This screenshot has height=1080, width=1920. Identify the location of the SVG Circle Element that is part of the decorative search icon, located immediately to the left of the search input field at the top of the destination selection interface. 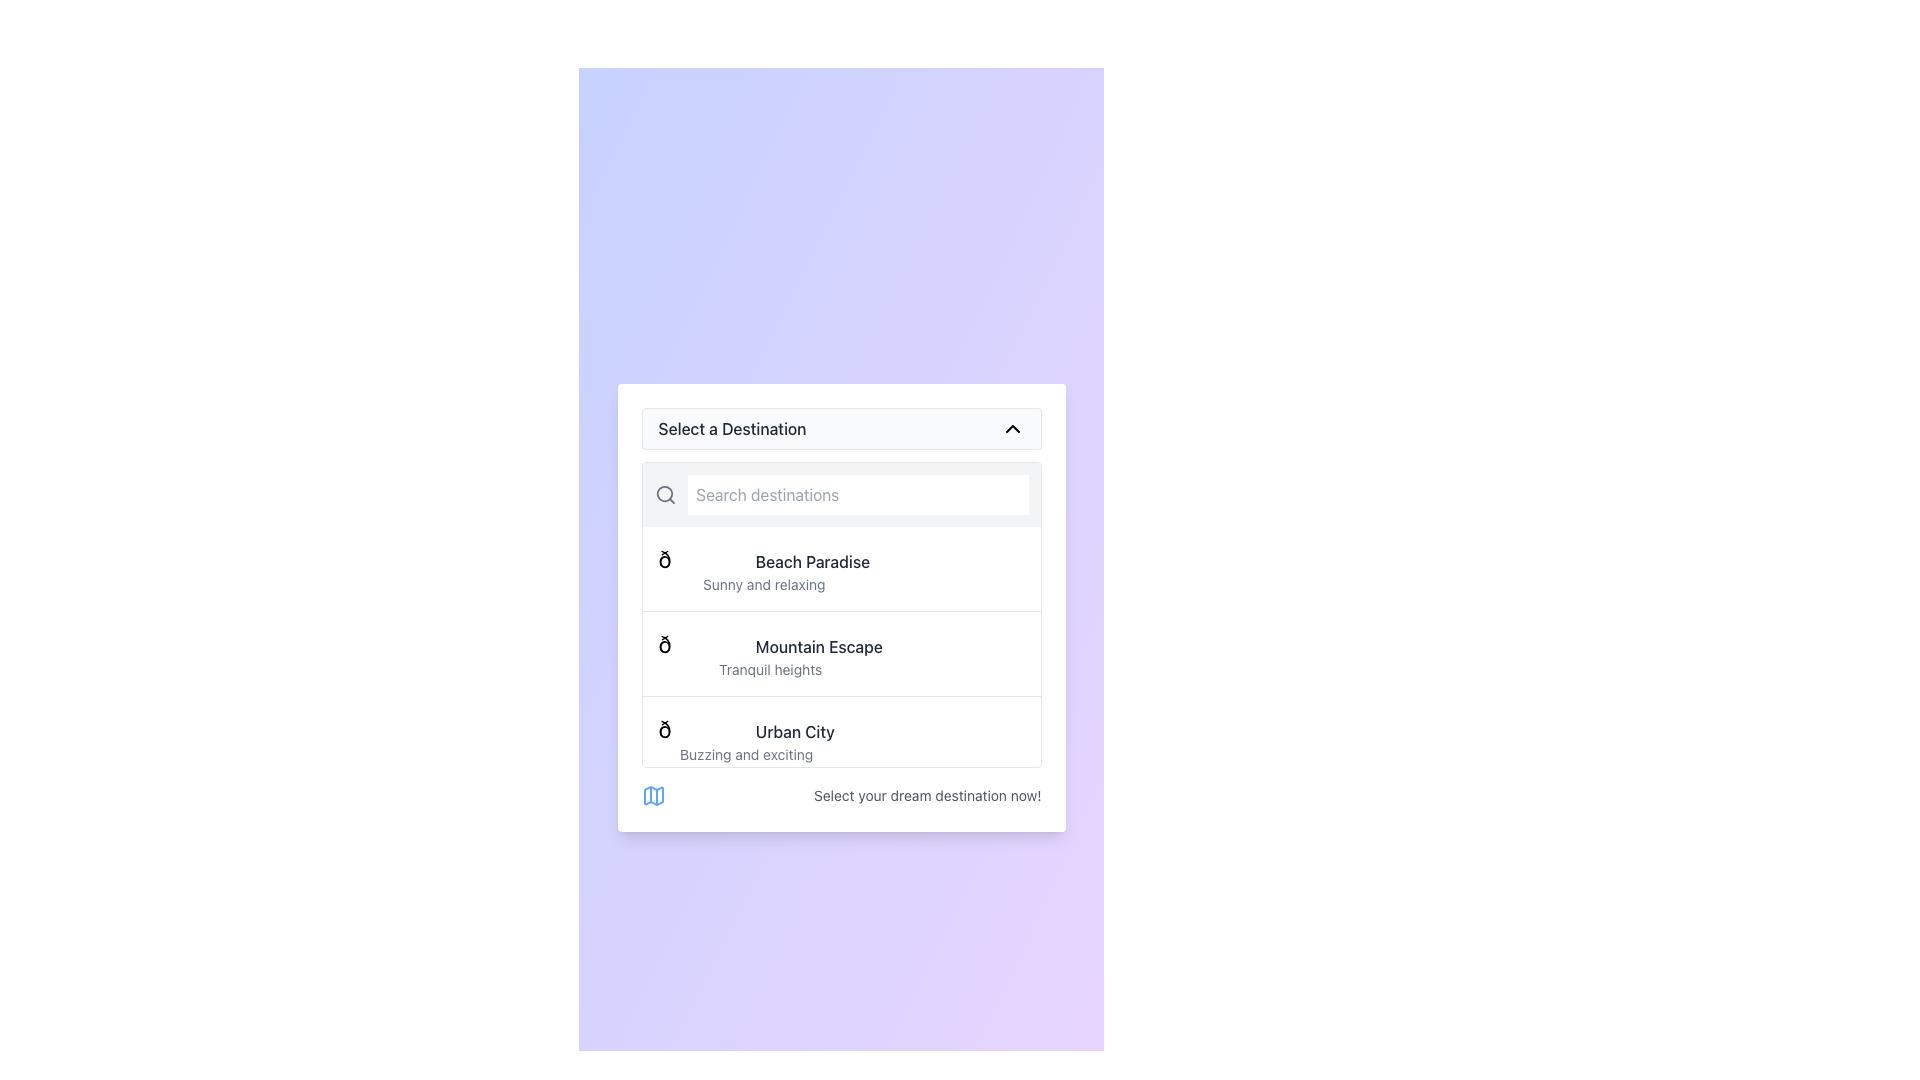
(664, 494).